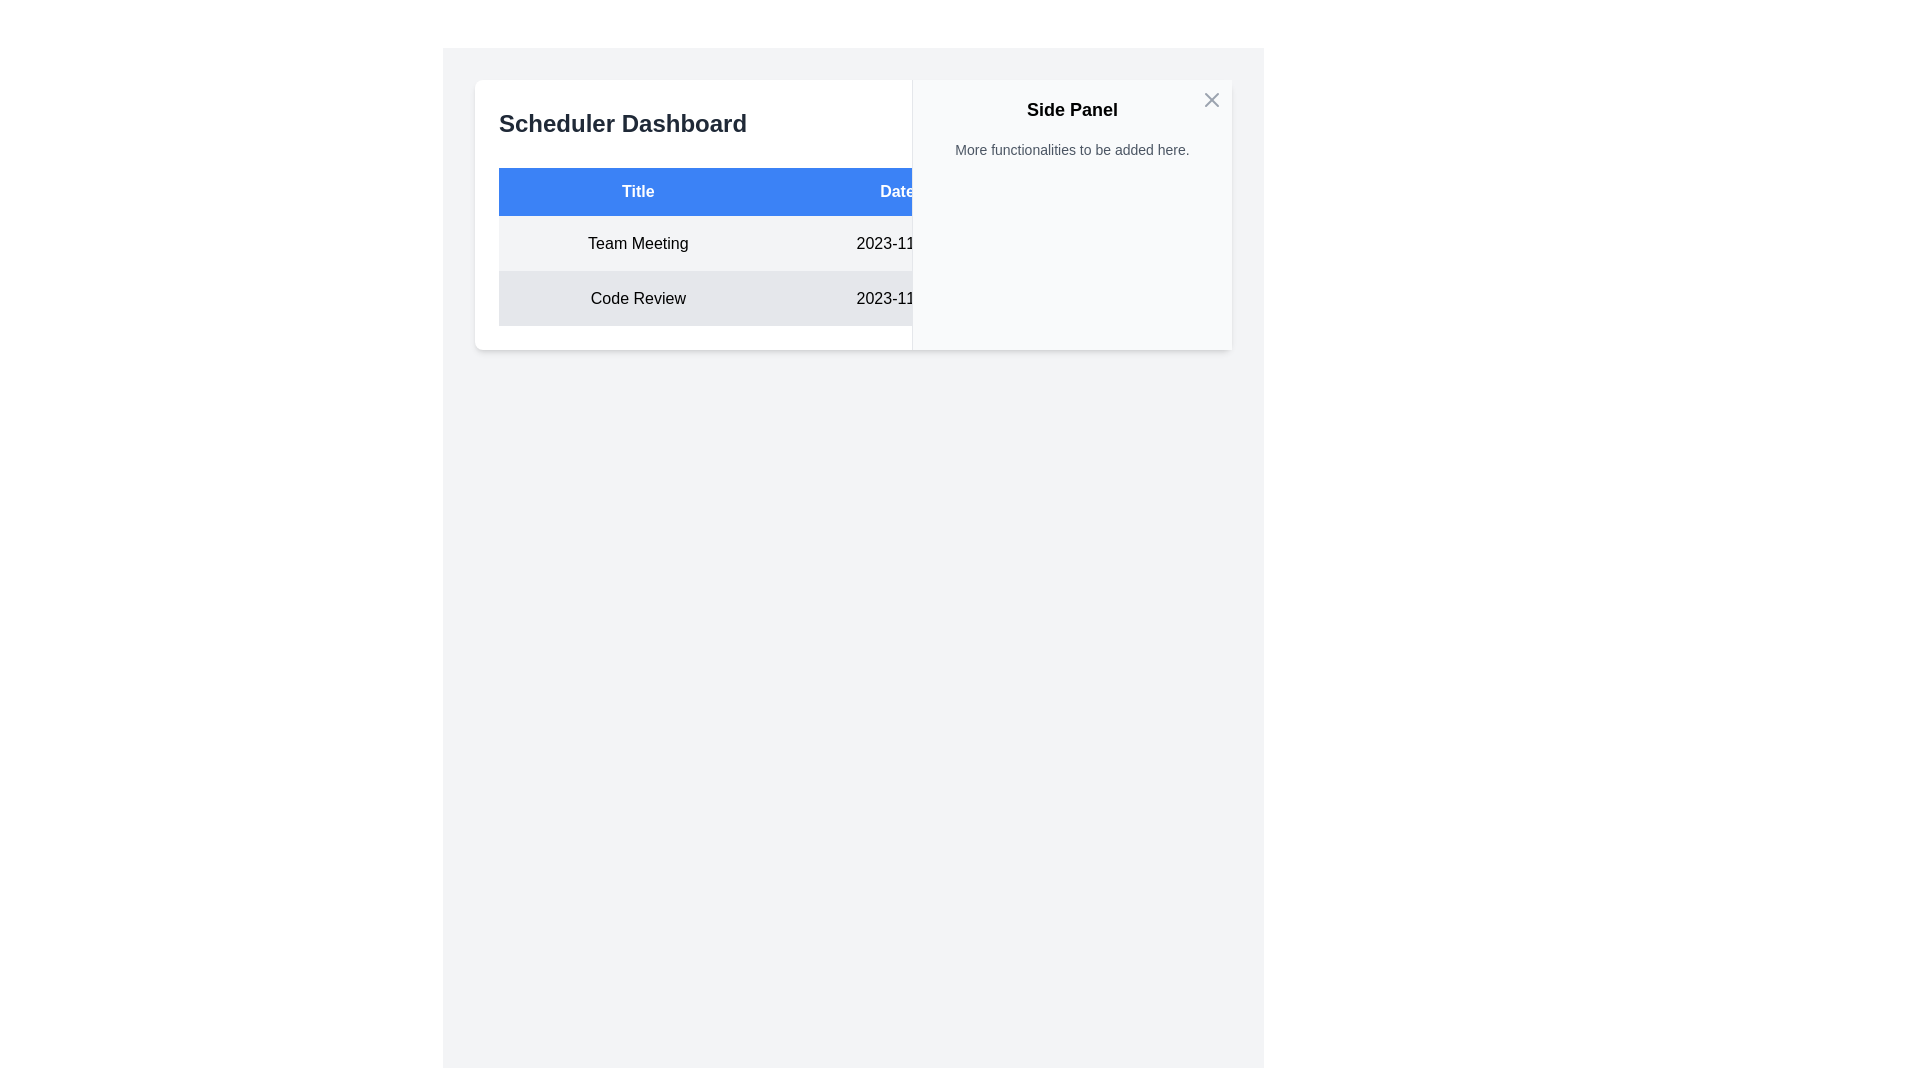 The height and width of the screenshot is (1080, 1920). I want to click on the second row in the table under the 'Scheduler Dashboard' section that displays 'Code Review' and the date '2023-11-12', so click(853, 298).